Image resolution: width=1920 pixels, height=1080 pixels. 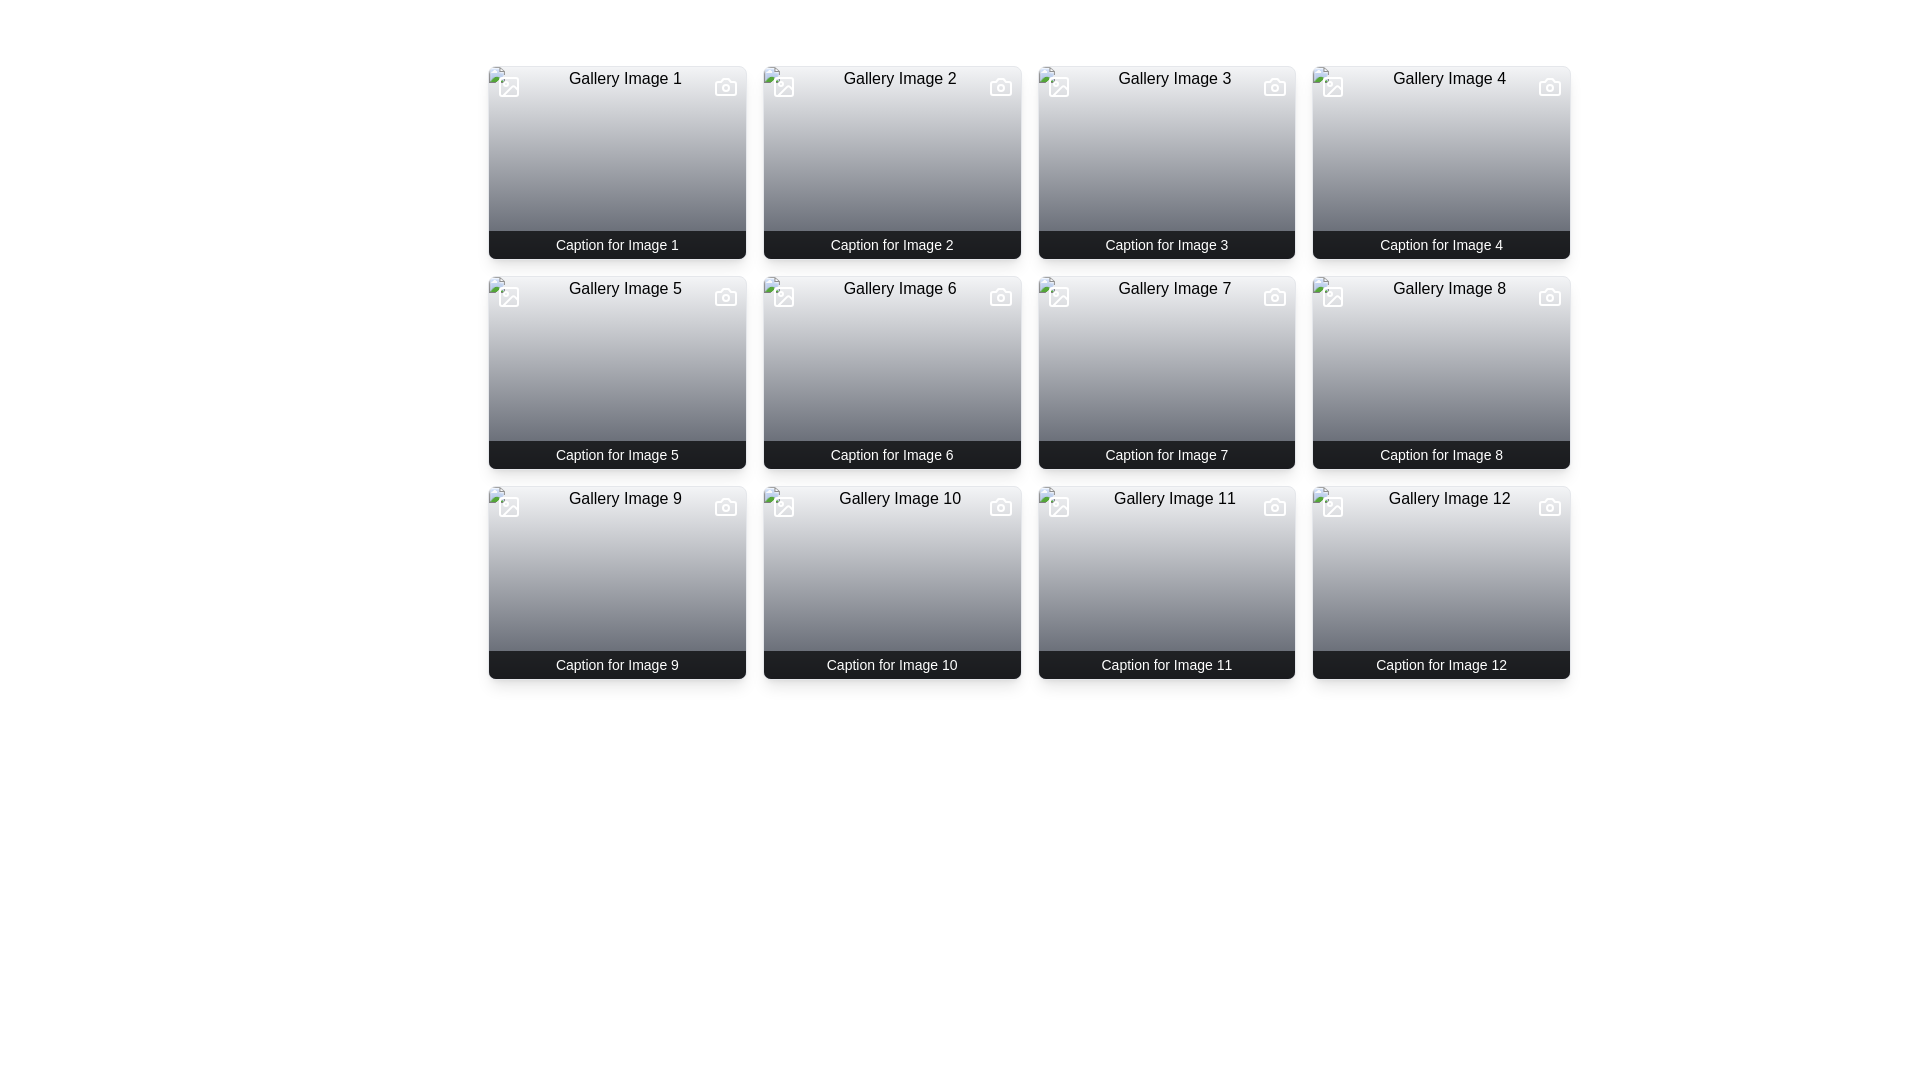 What do you see at coordinates (1274, 505) in the screenshot?
I see `the camera icon located at the upper-right corner of the eleventh image in a 4x3 grid layout, which is associated with the caption 'Caption for Image 11'` at bounding box center [1274, 505].